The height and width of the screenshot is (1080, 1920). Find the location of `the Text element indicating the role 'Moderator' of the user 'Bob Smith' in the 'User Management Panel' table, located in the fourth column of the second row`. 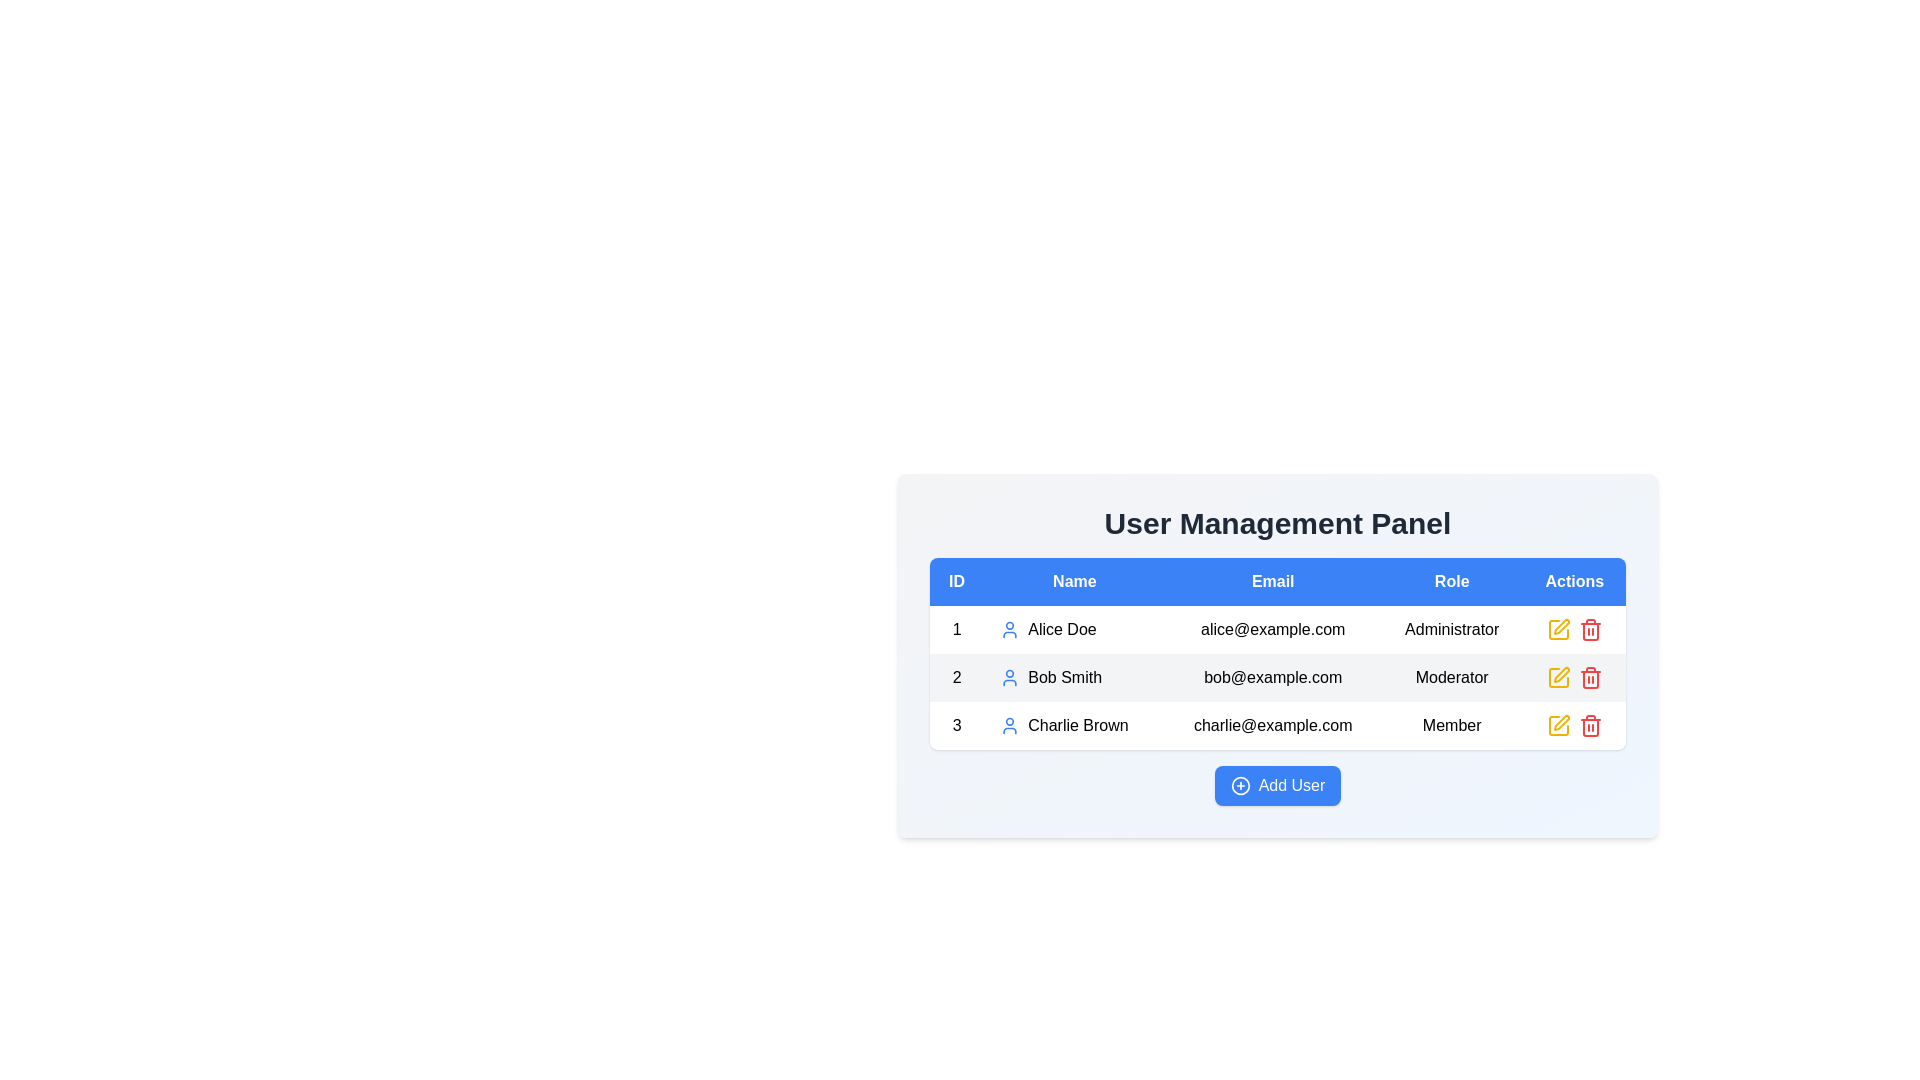

the Text element indicating the role 'Moderator' of the user 'Bob Smith' in the 'User Management Panel' table, located in the fourth column of the second row is located at coordinates (1452, 677).